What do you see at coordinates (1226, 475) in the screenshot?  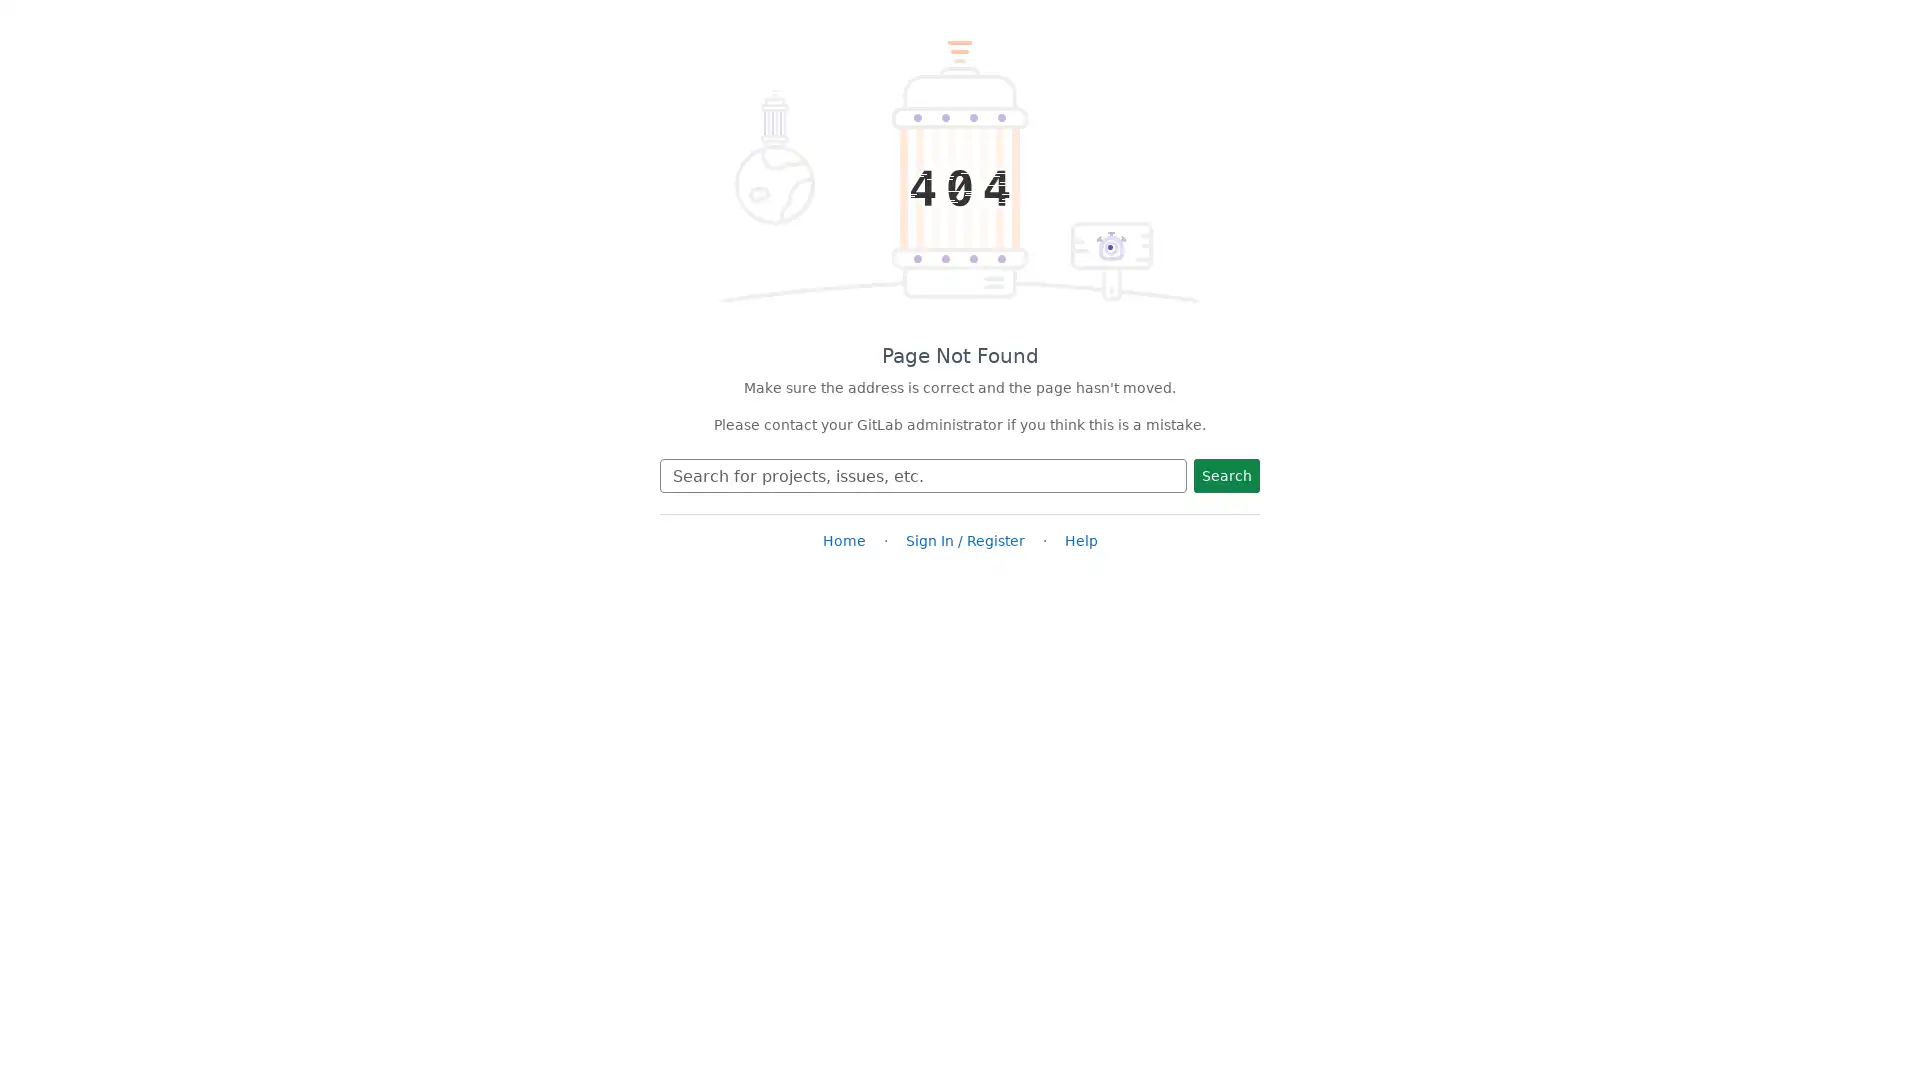 I see `Search` at bounding box center [1226, 475].